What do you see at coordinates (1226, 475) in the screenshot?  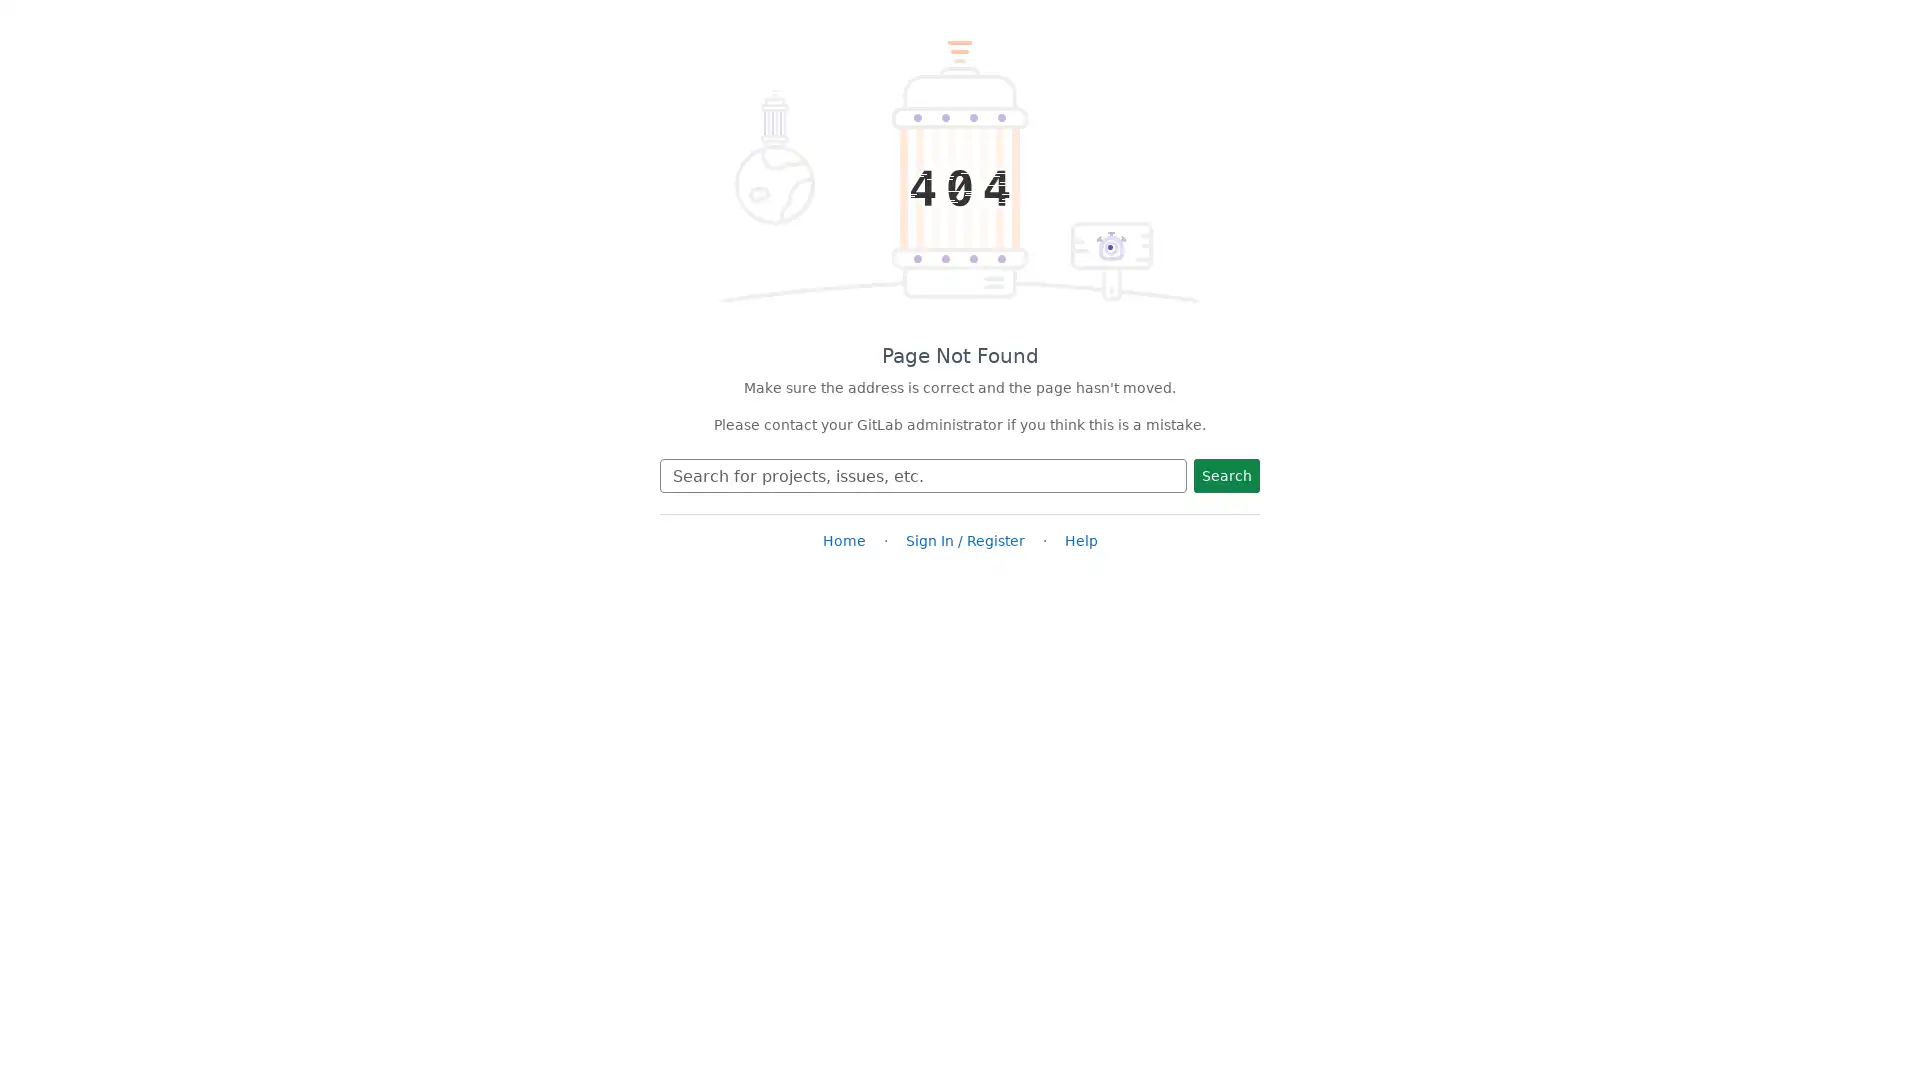 I see `Search` at bounding box center [1226, 475].